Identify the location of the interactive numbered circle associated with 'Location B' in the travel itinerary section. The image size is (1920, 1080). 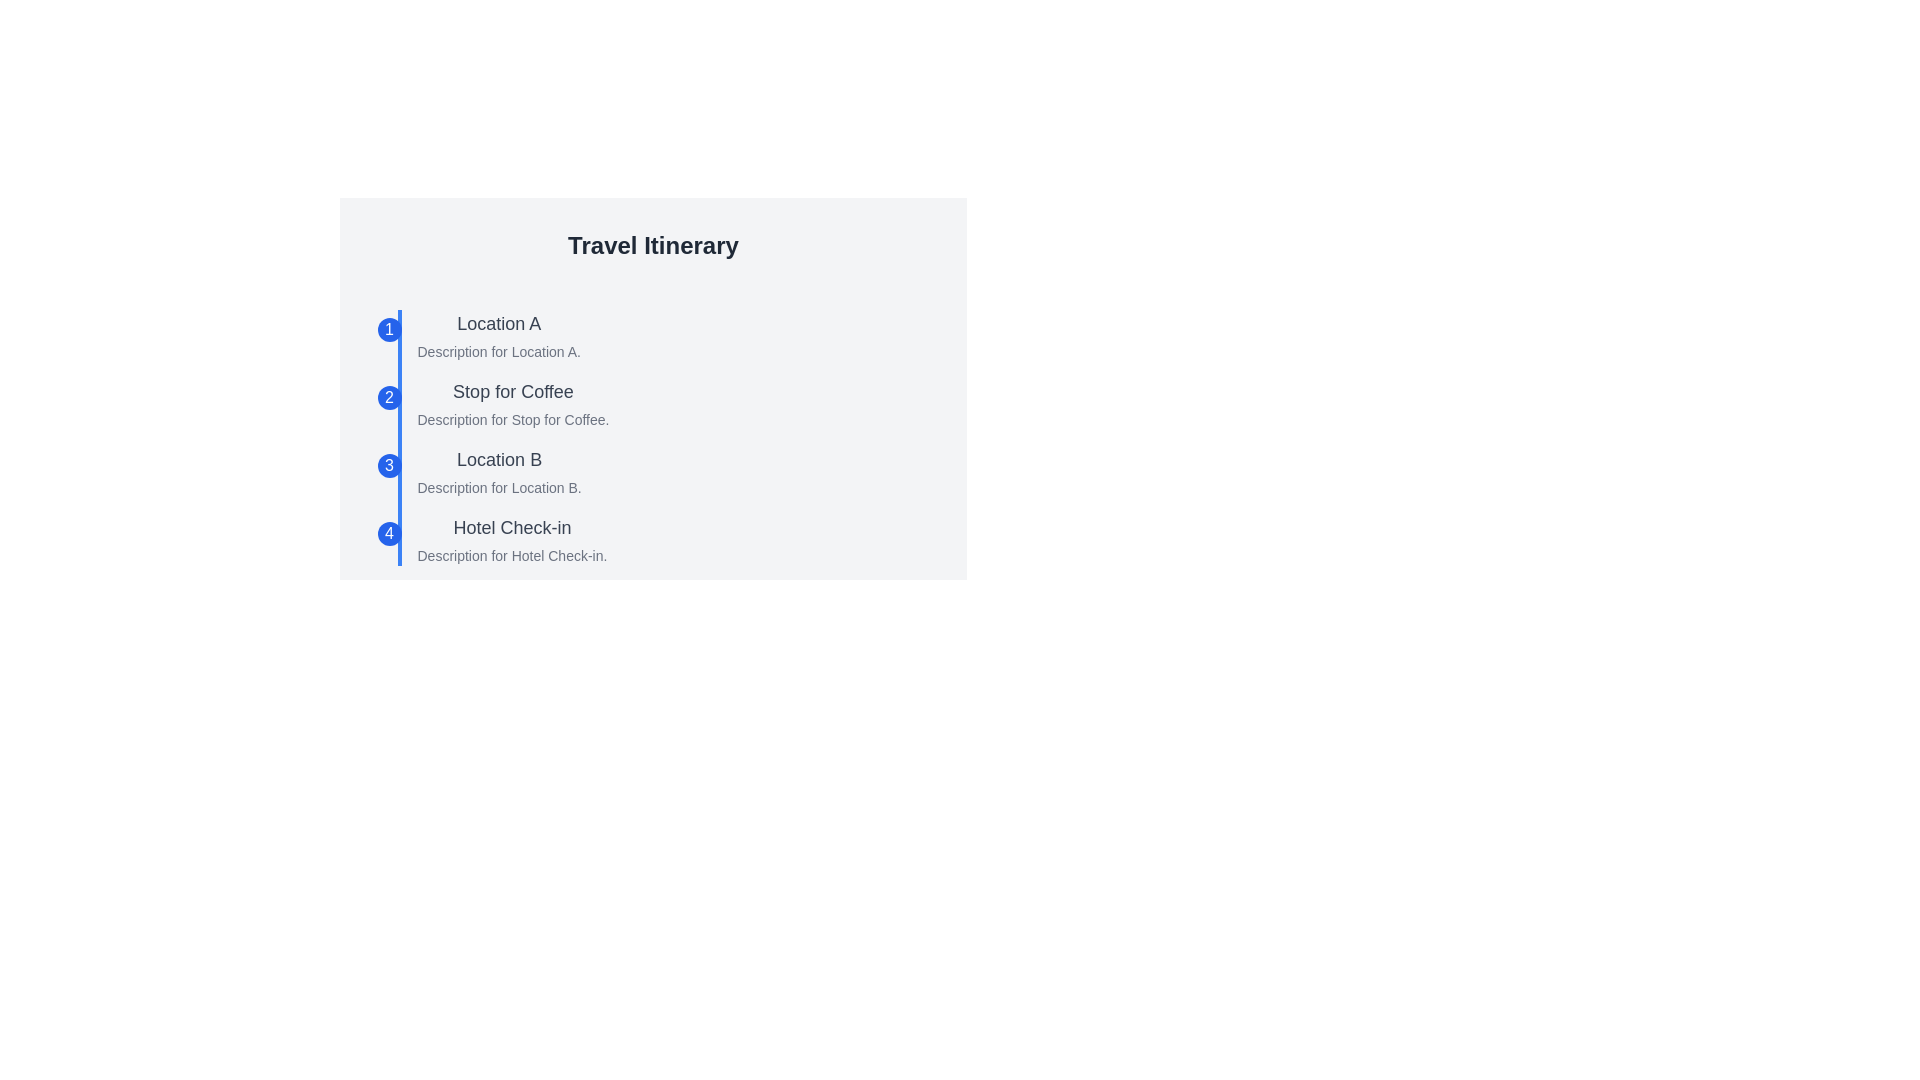
(655, 471).